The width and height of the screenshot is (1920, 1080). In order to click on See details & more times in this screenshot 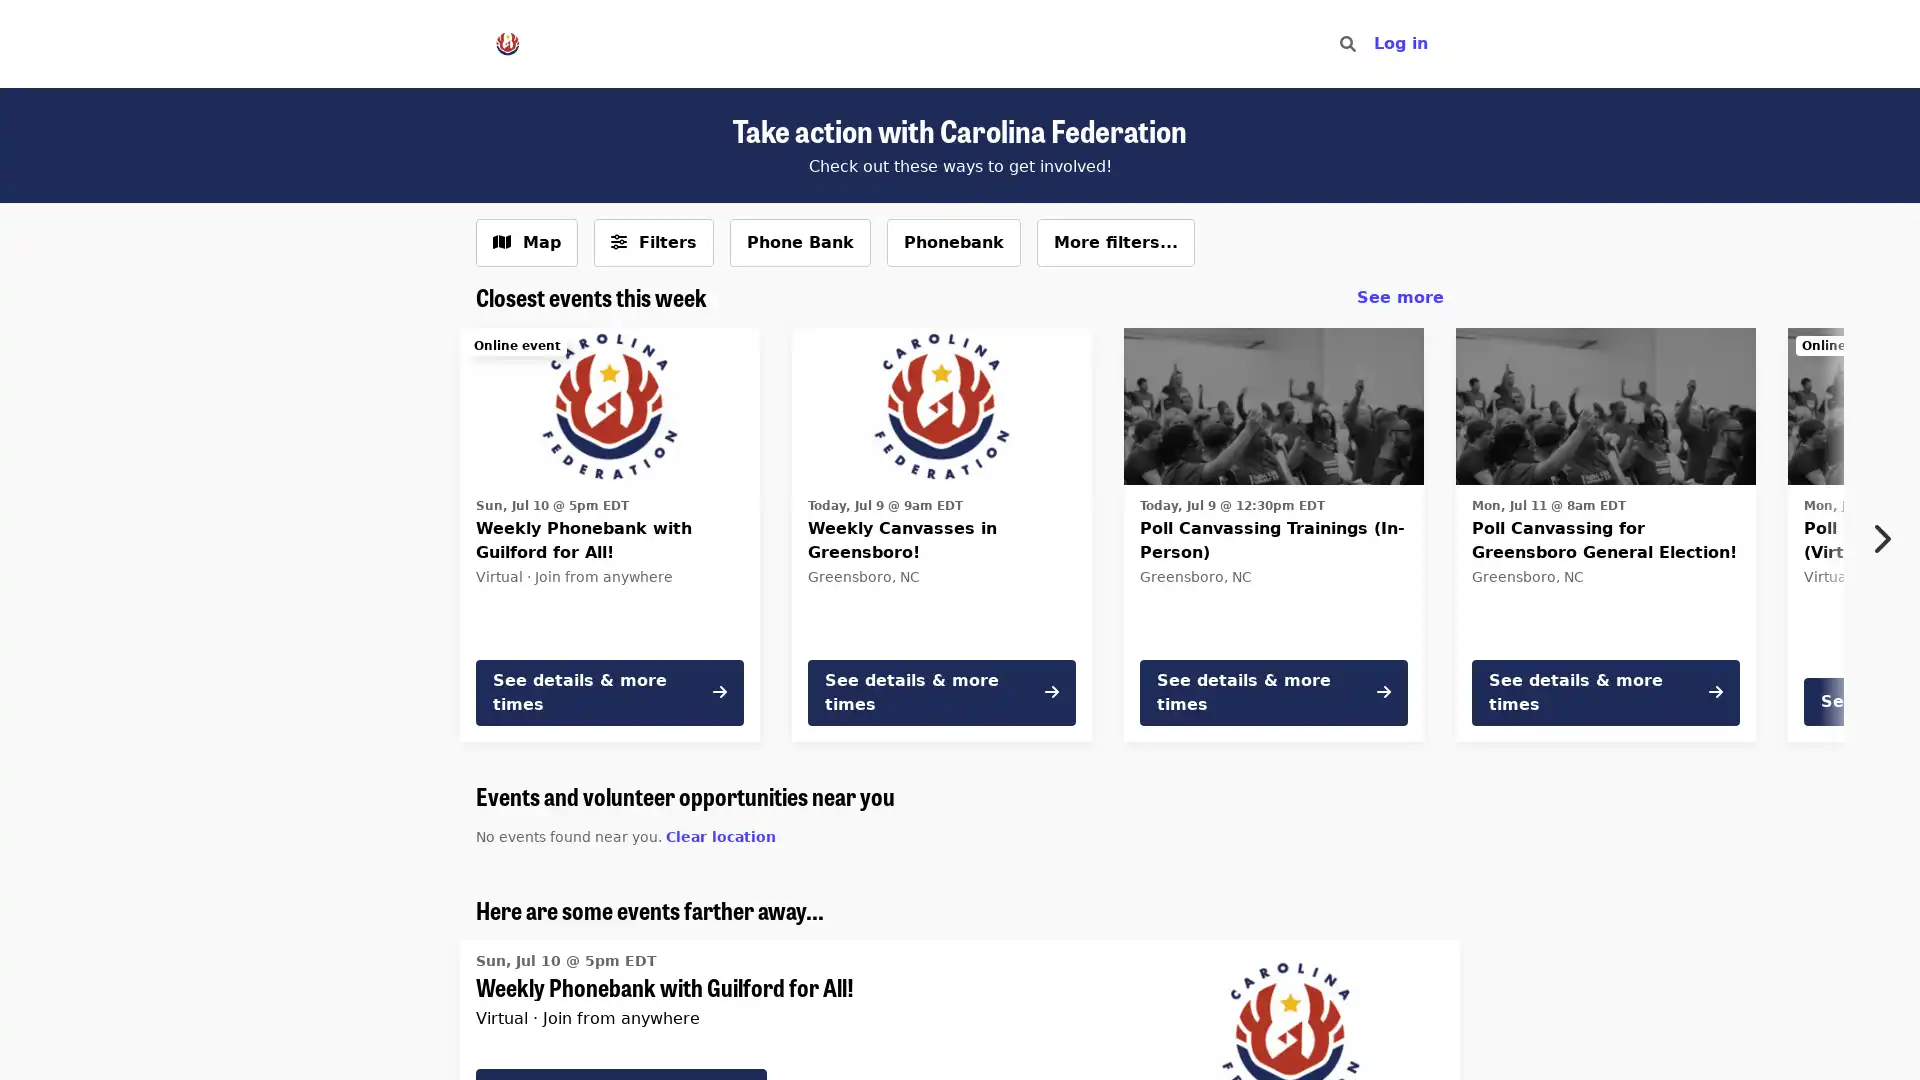, I will do `click(608, 690)`.